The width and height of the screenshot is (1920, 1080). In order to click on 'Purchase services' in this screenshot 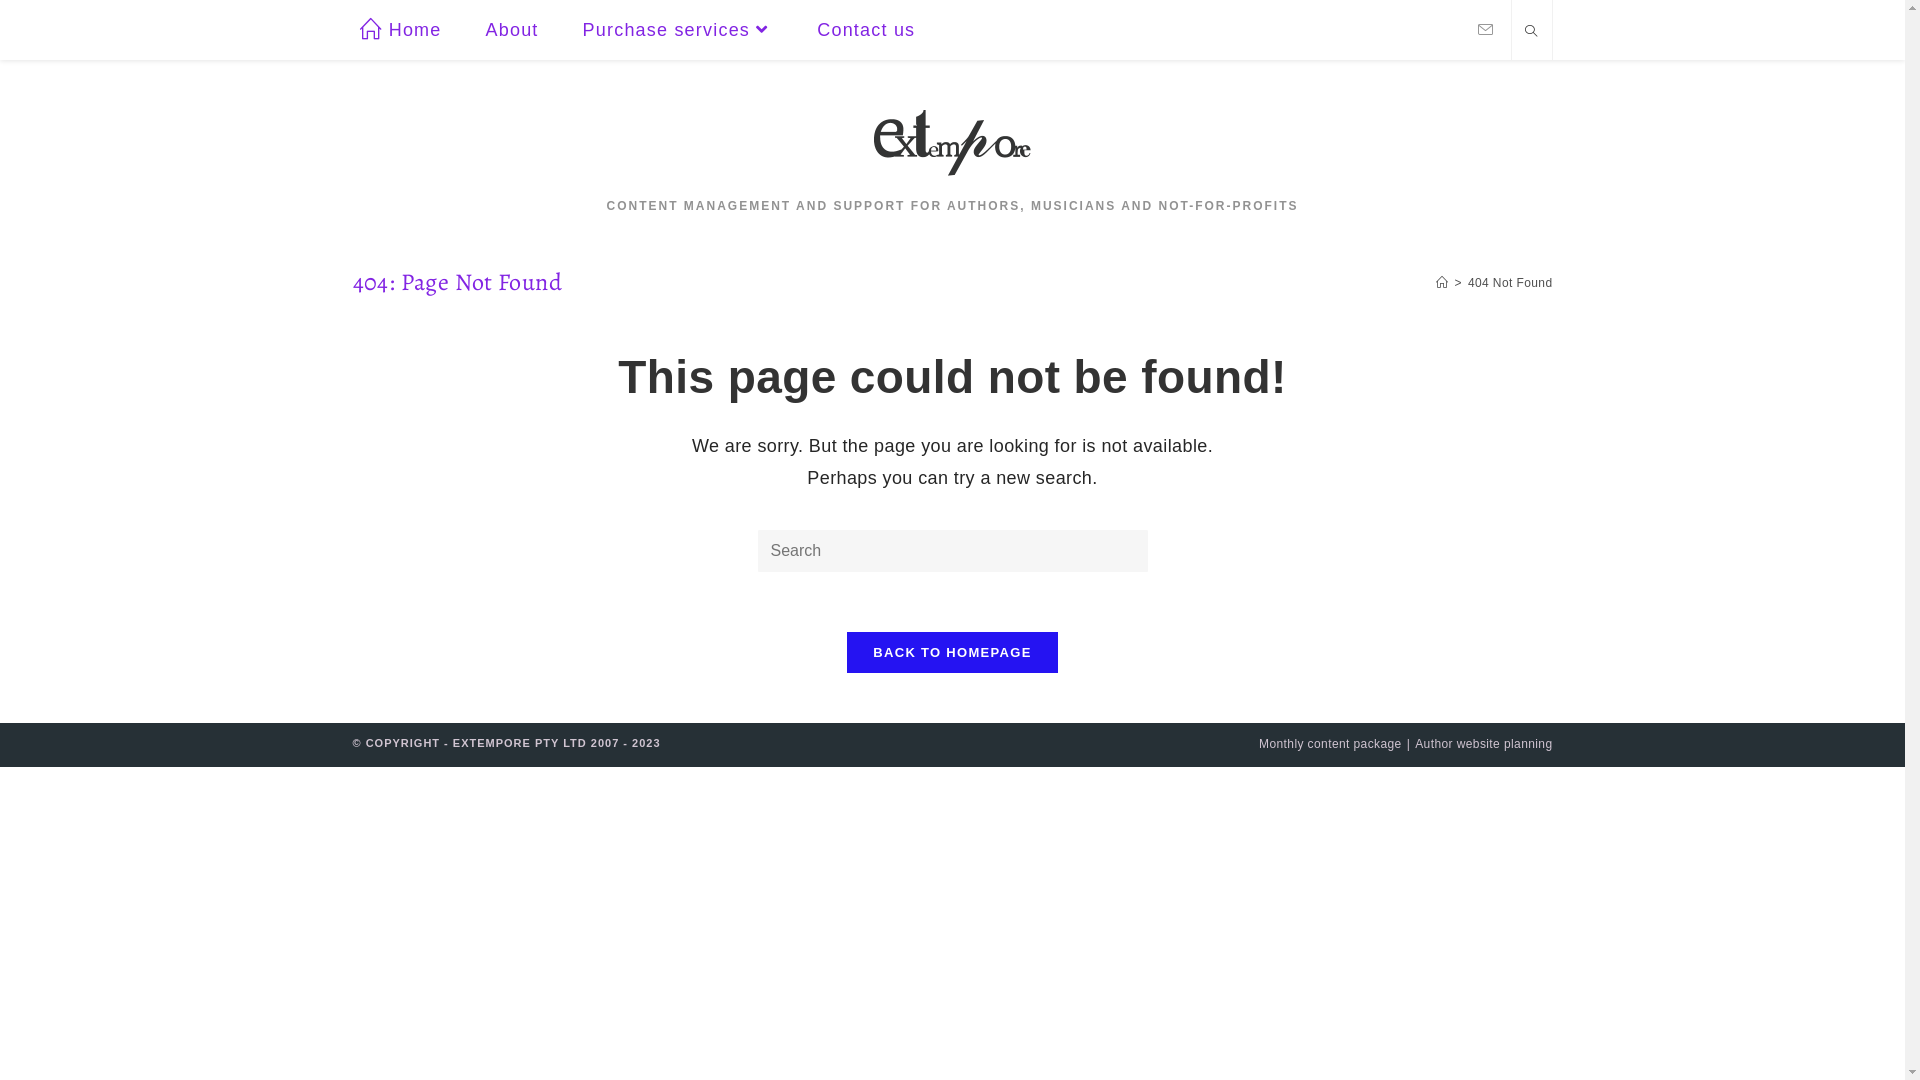, I will do `click(678, 30)`.